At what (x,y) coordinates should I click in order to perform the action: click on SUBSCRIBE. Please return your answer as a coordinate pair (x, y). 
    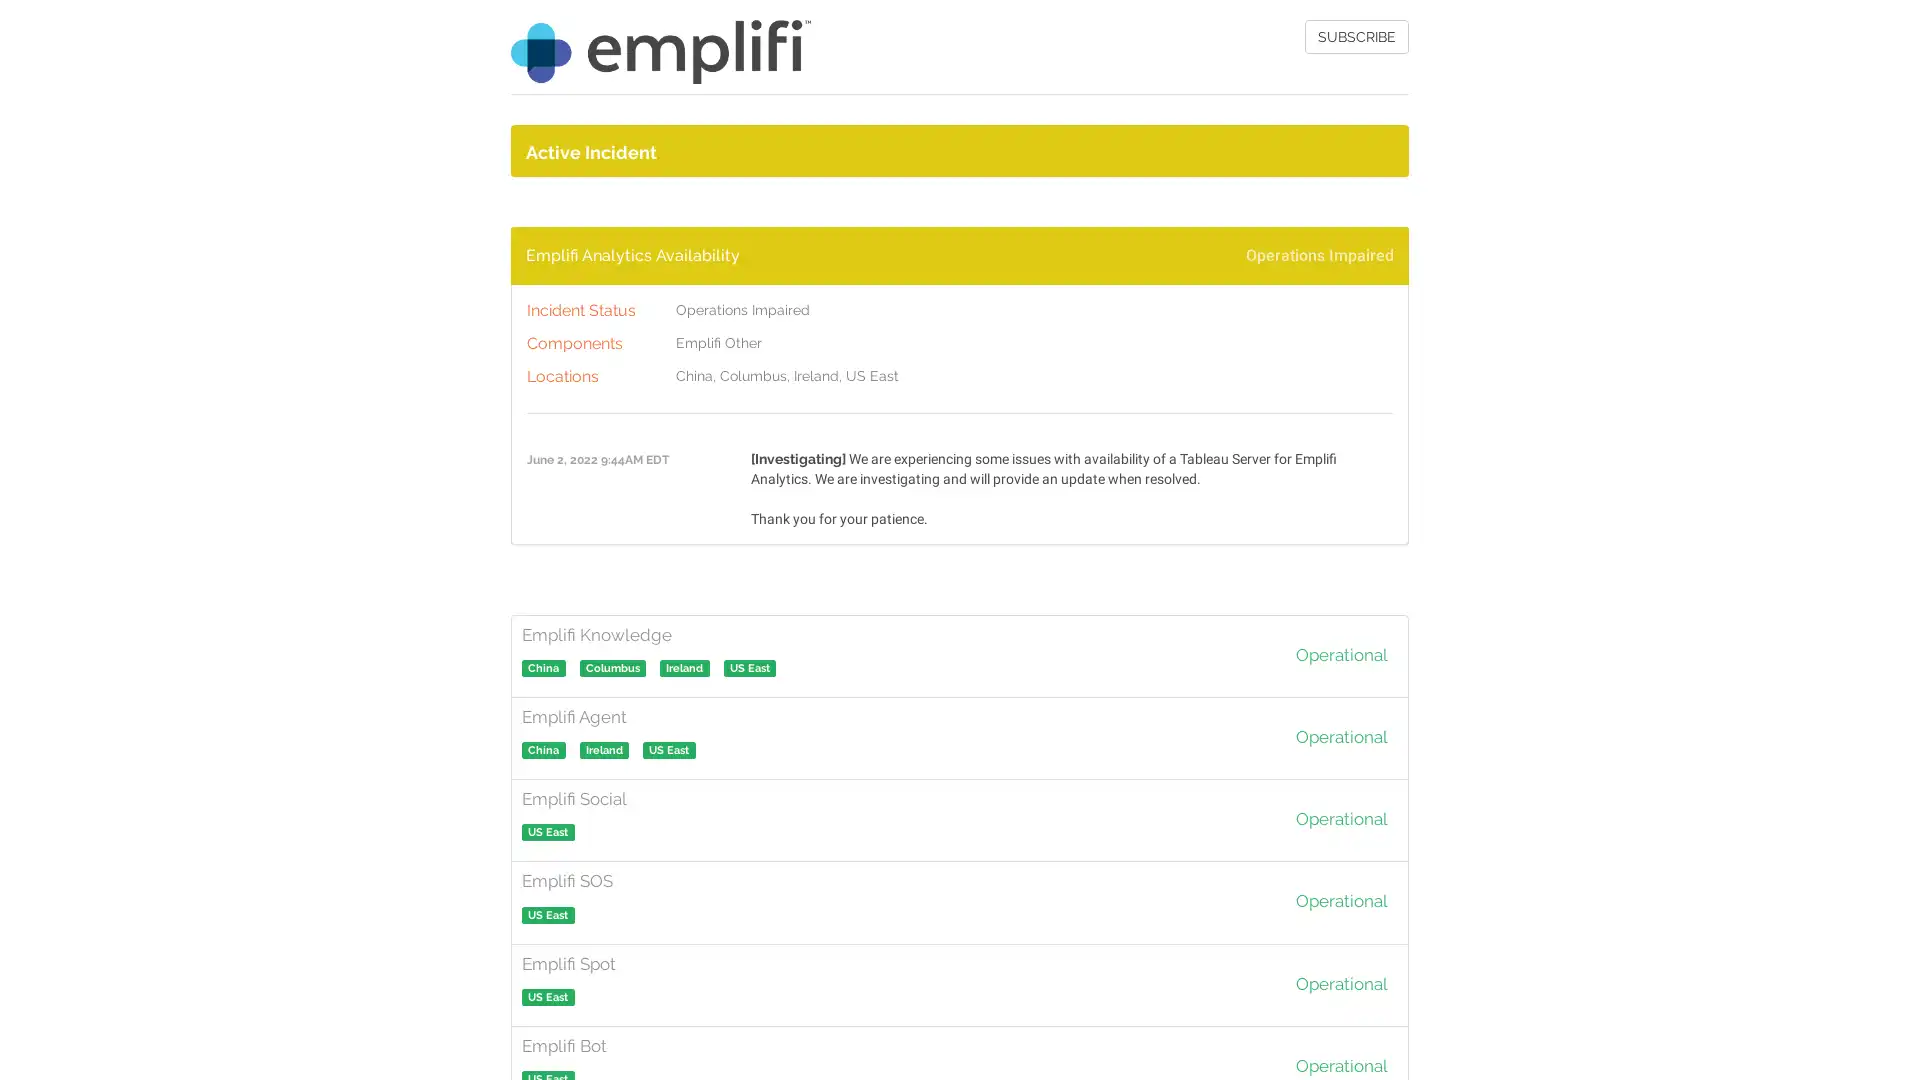
    Looking at the image, I should click on (1356, 37).